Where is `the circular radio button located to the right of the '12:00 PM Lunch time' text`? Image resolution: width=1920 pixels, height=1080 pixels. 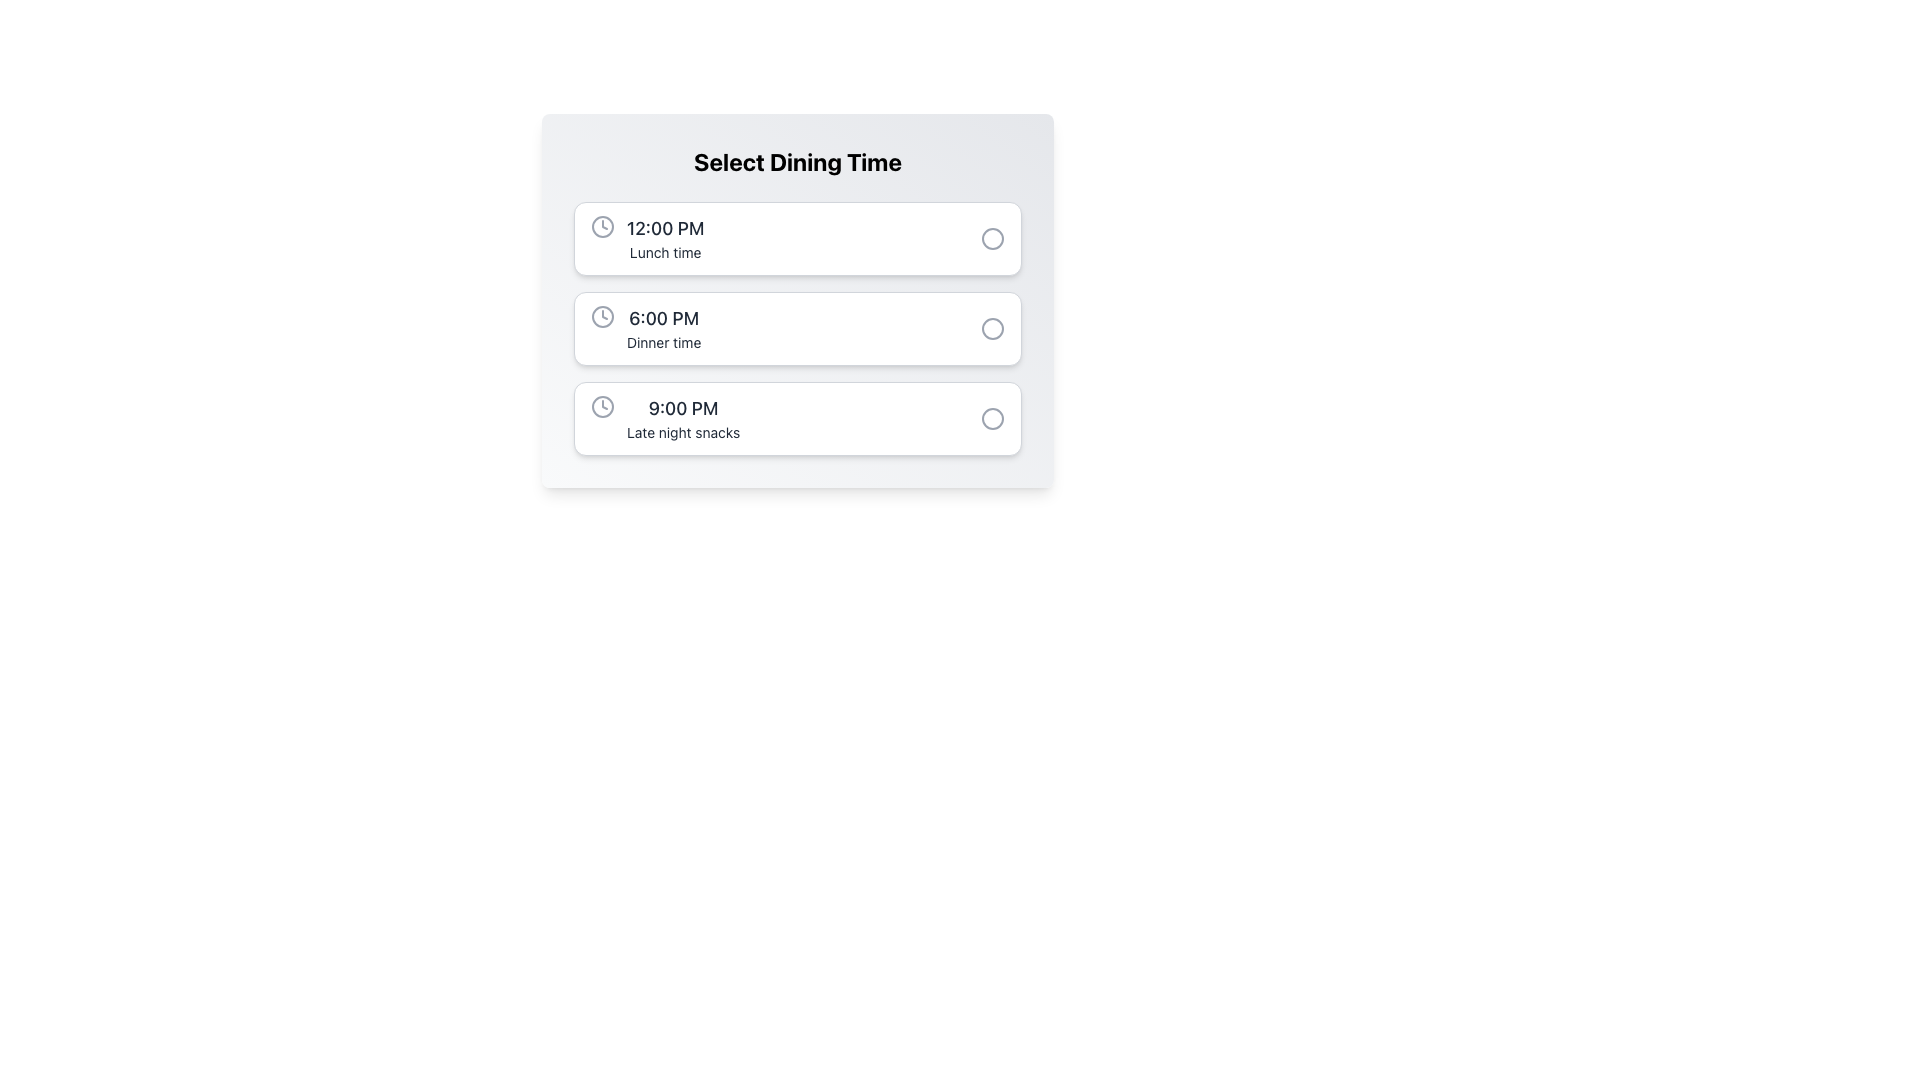
the circular radio button located to the right of the '12:00 PM Lunch time' text is located at coordinates (993, 238).